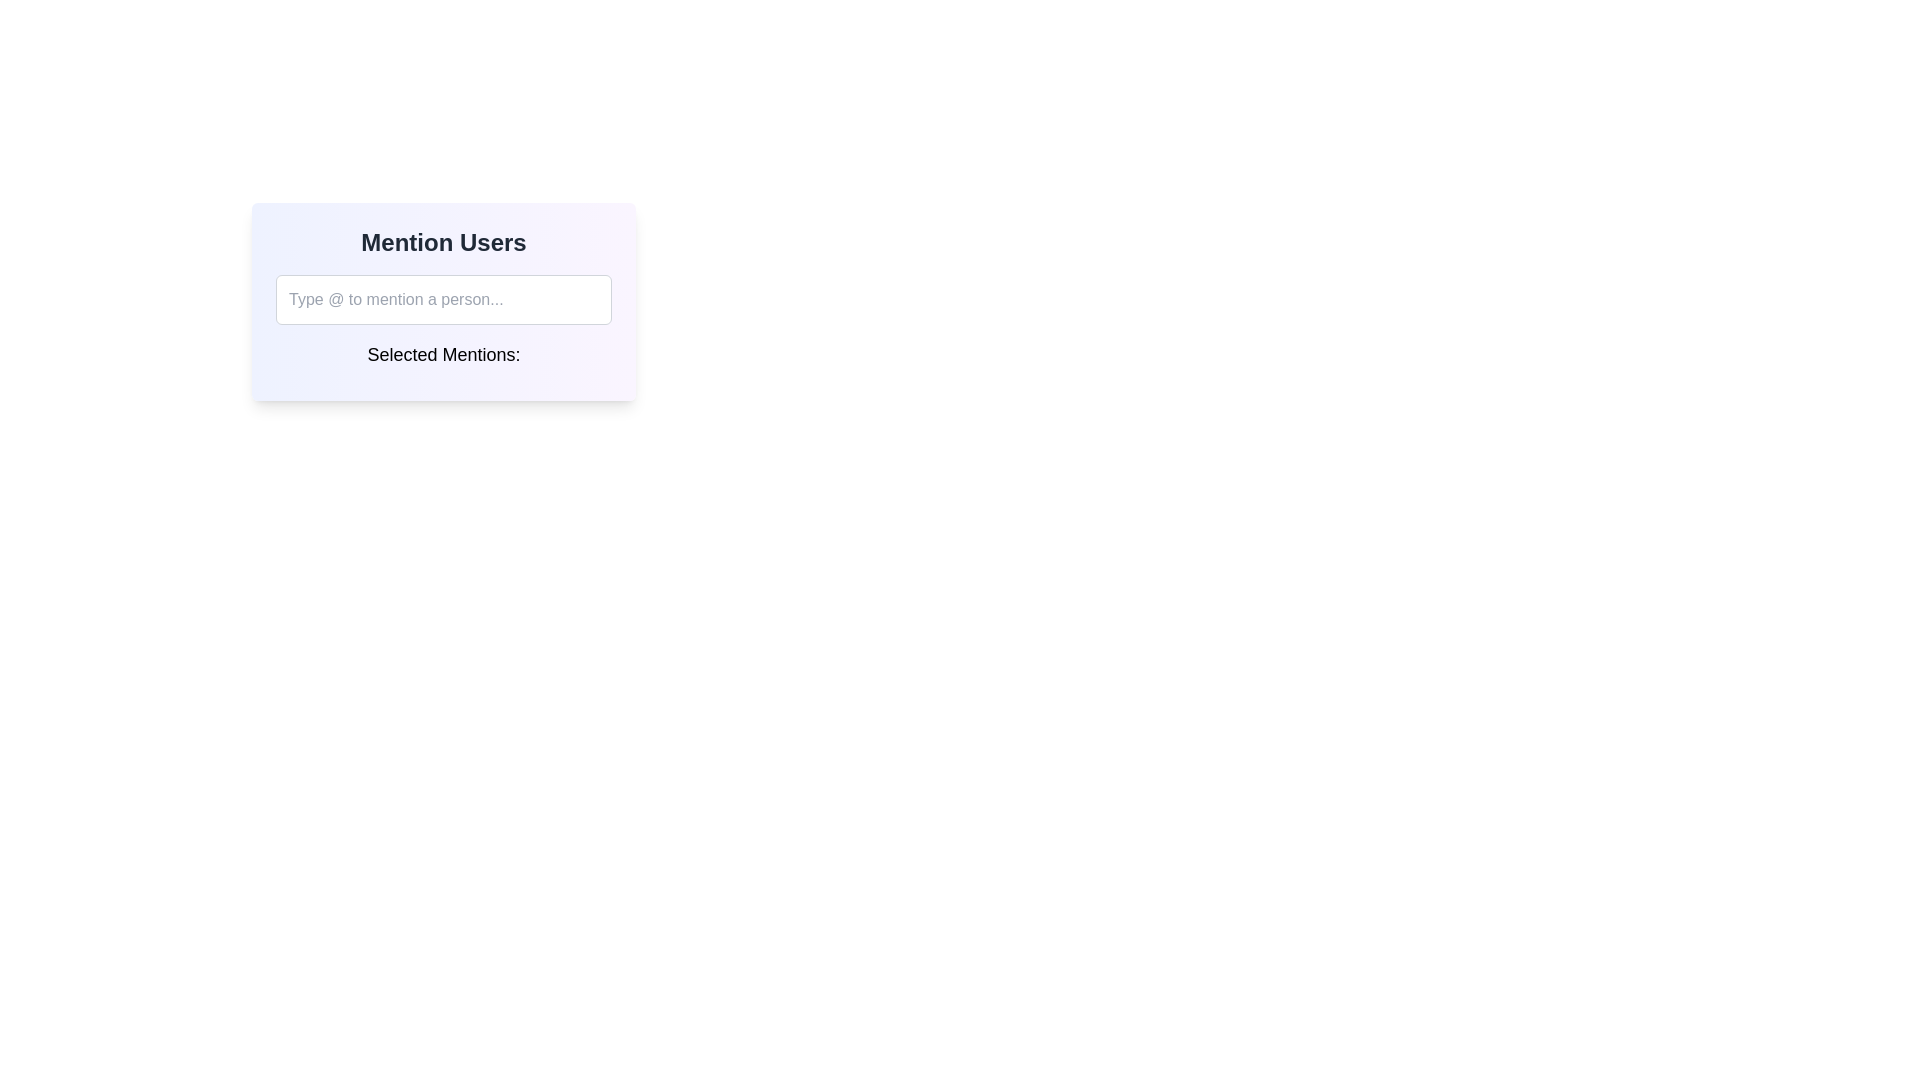  What do you see at coordinates (443, 300) in the screenshot?
I see `the text input field located under the 'Mention Users' title` at bounding box center [443, 300].